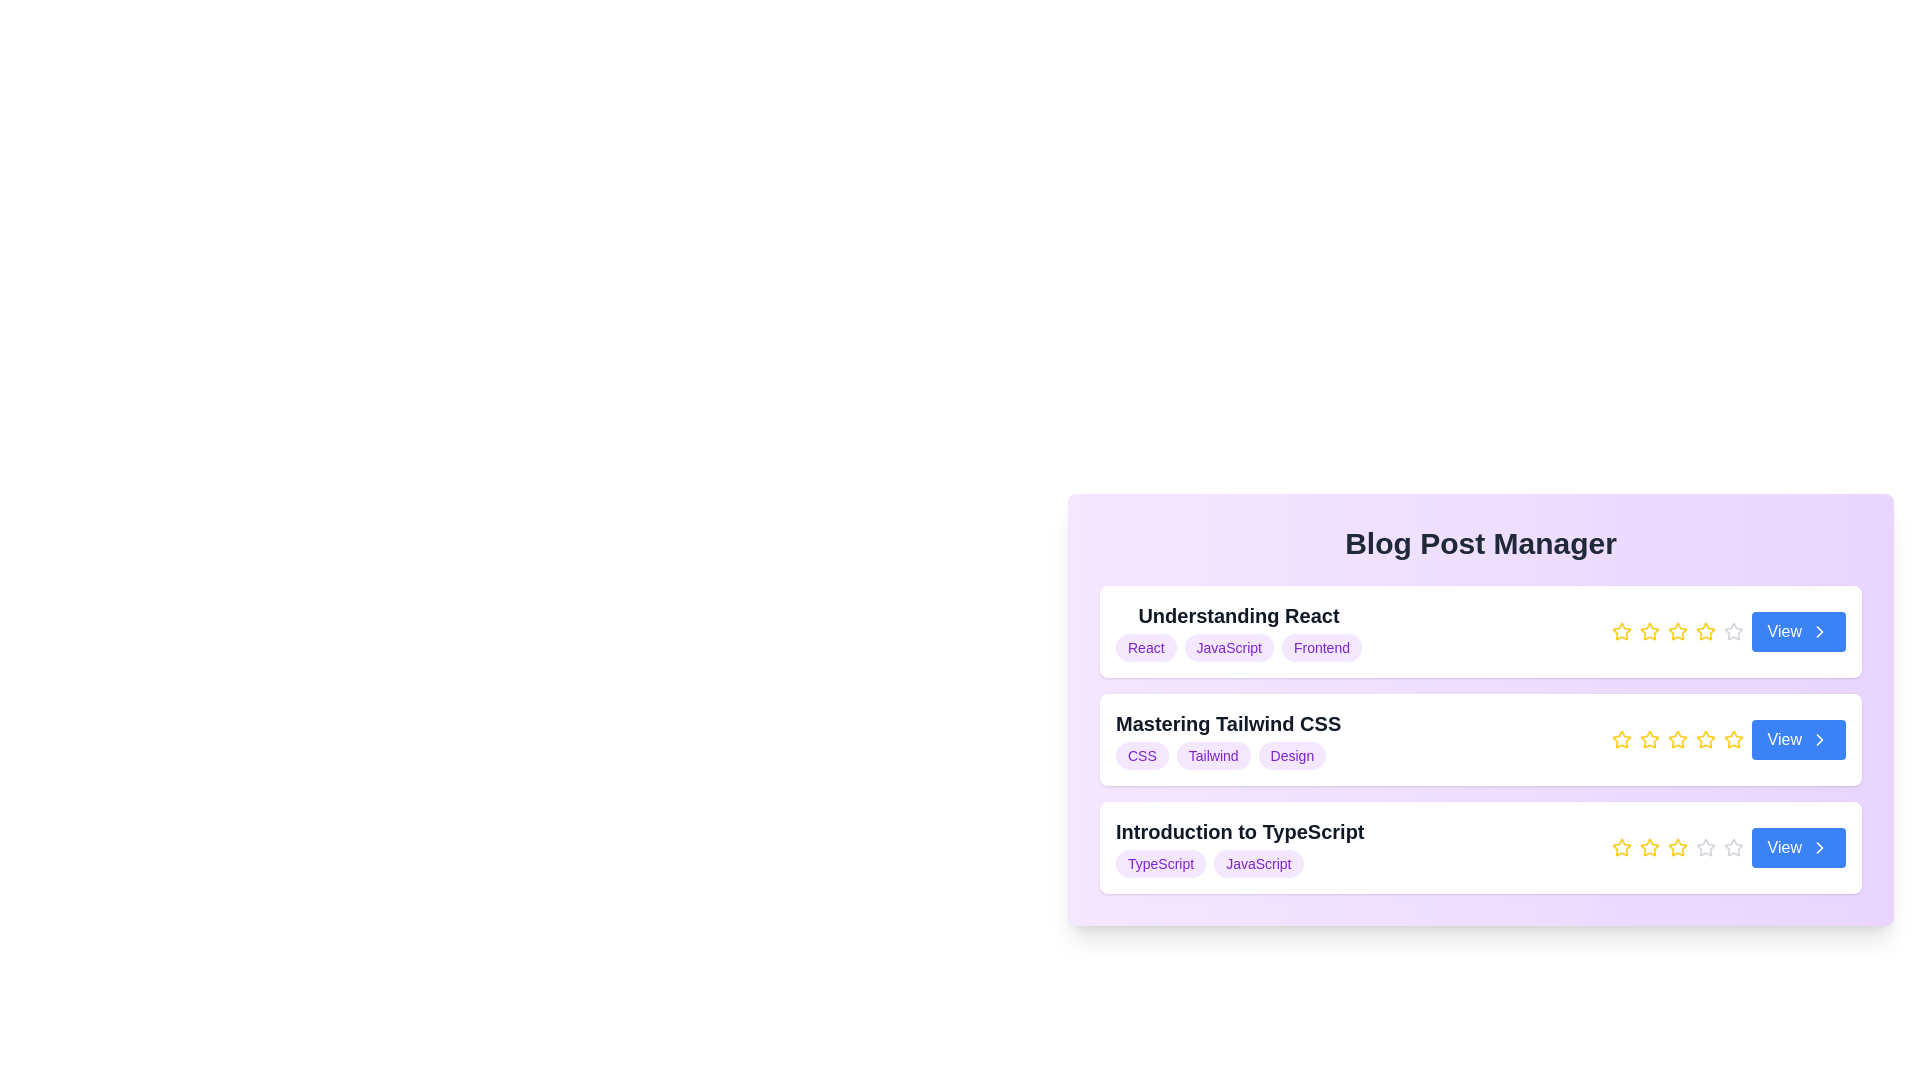 Image resolution: width=1920 pixels, height=1080 pixels. I want to click on the 'View' text label within the button, which is styled with a white font on a blue background and positioned in the Blog Post Manager section, so click(1784, 740).